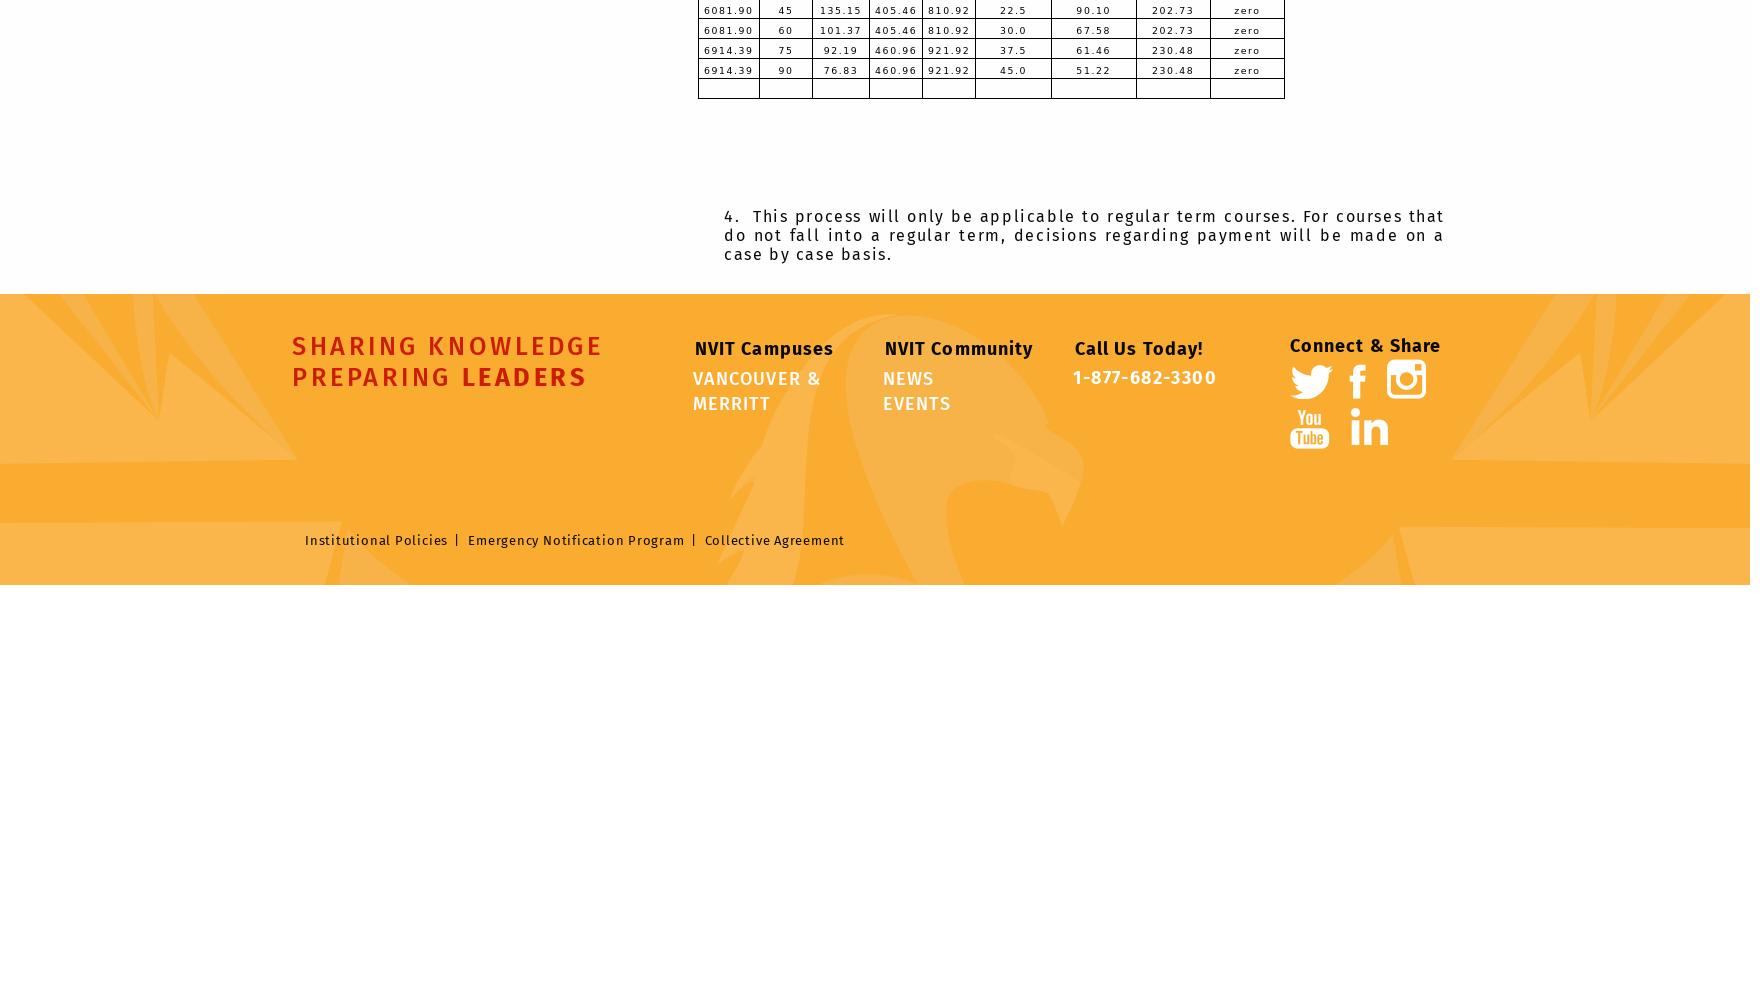  I want to click on 'Emergency Notification Program', so click(576, 539).